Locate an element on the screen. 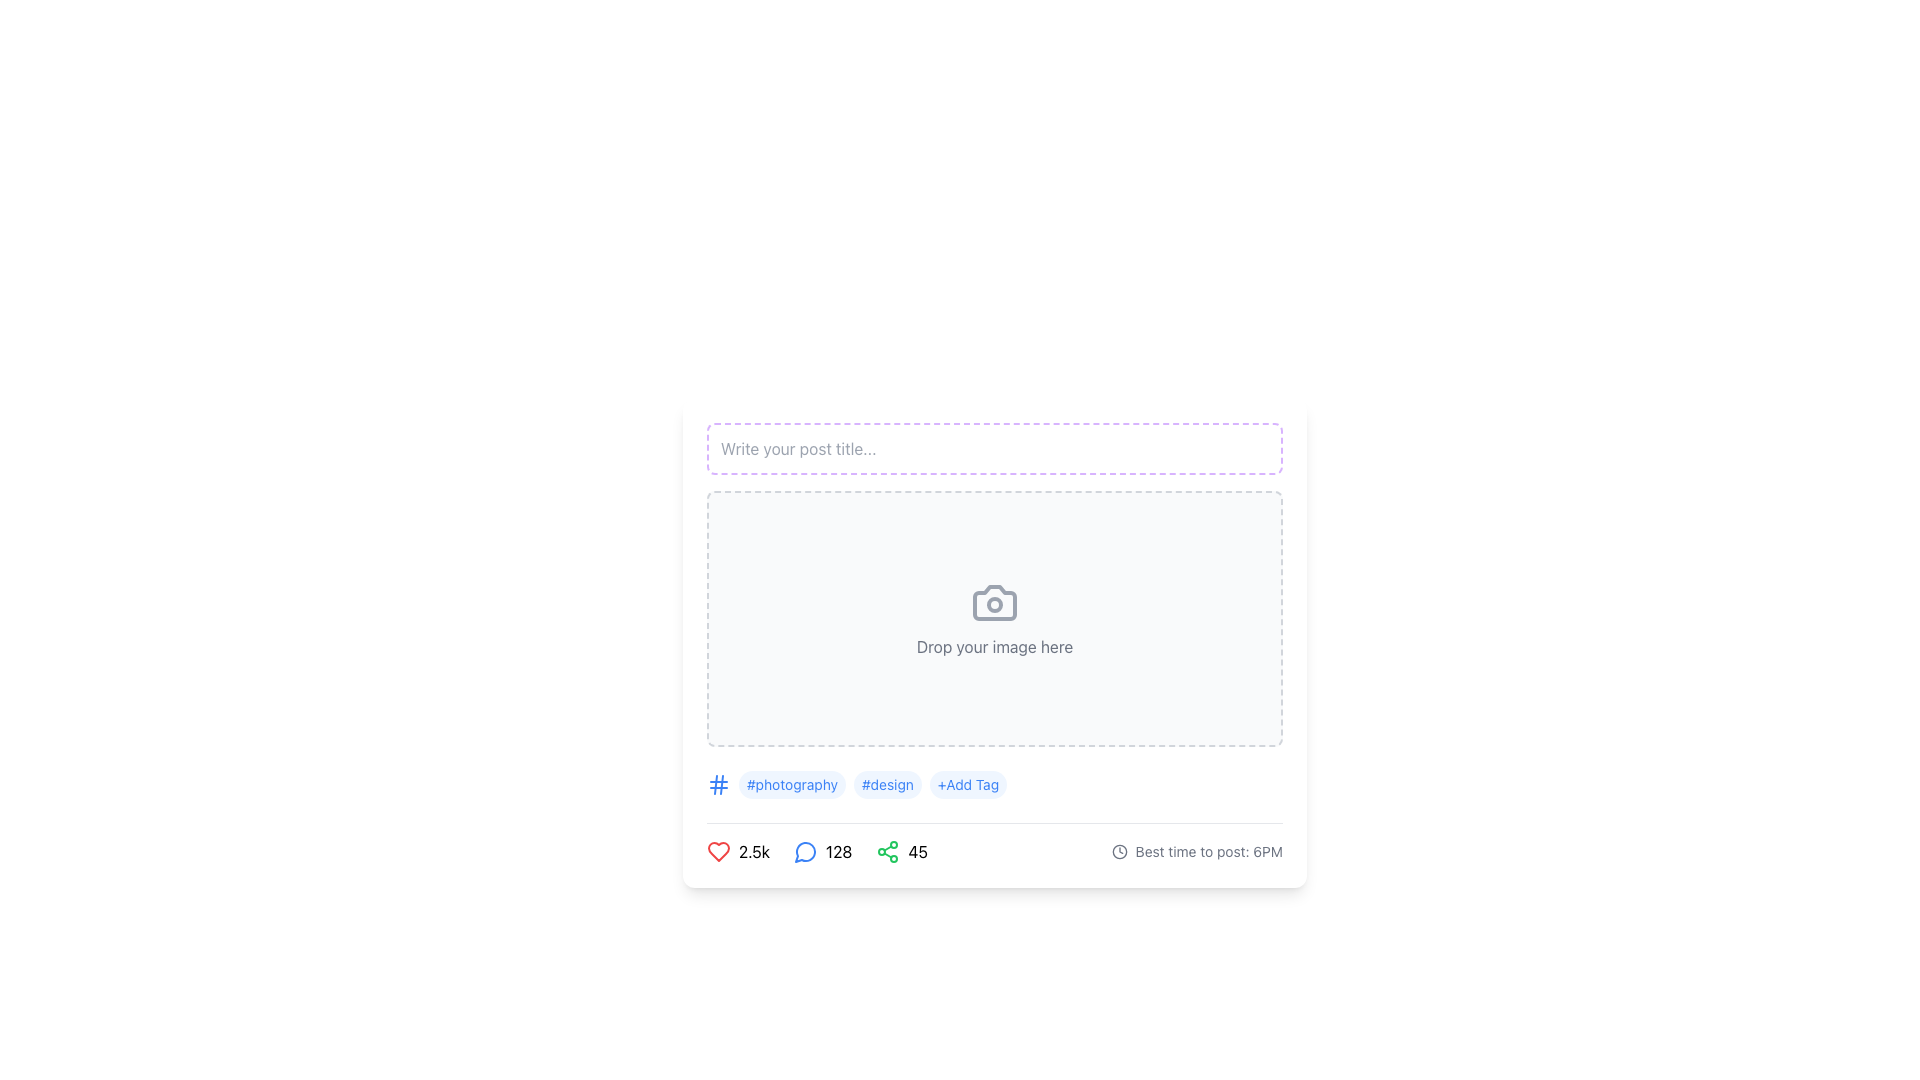 Image resolution: width=1920 pixels, height=1080 pixels. the blue speech bubble icon located centrally between the heart icon on the left and the share icon on the right at the bottom of the content card is located at coordinates (805, 852).